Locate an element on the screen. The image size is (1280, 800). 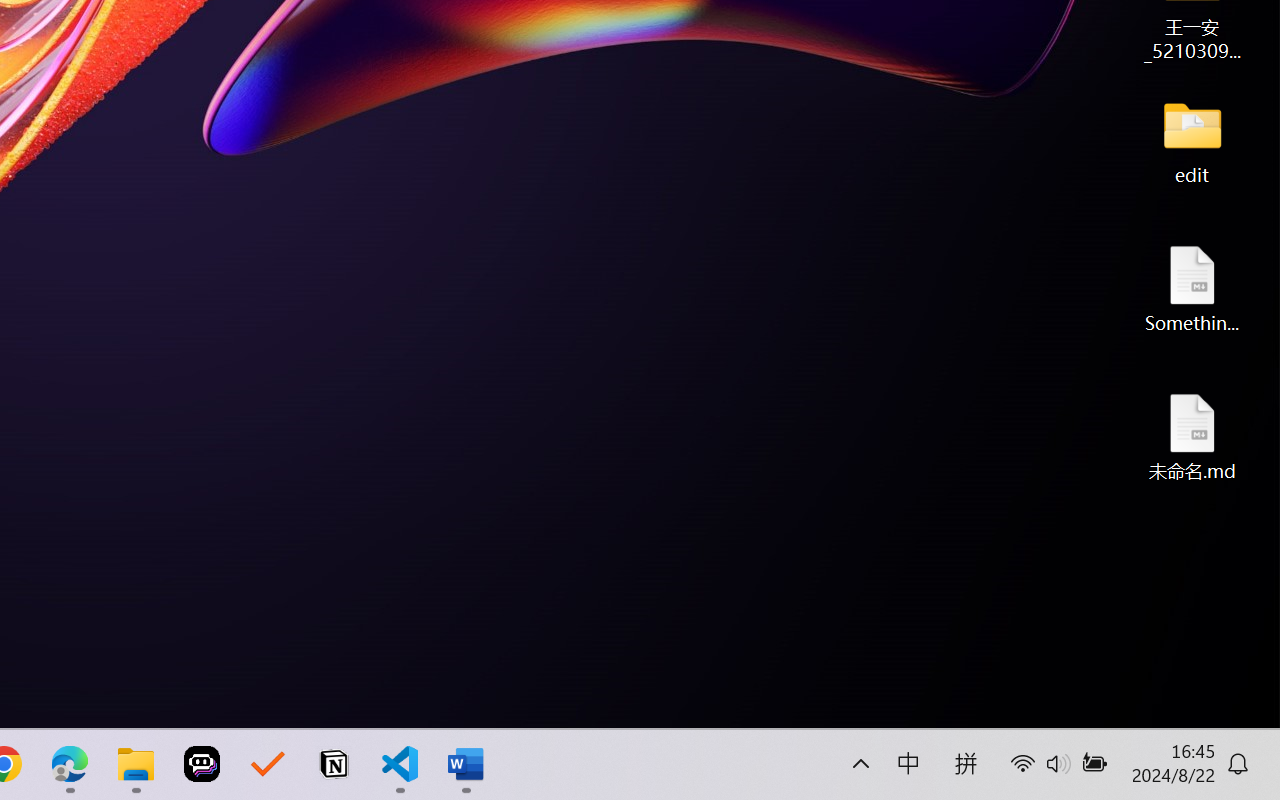
'Something.md' is located at coordinates (1192, 288).